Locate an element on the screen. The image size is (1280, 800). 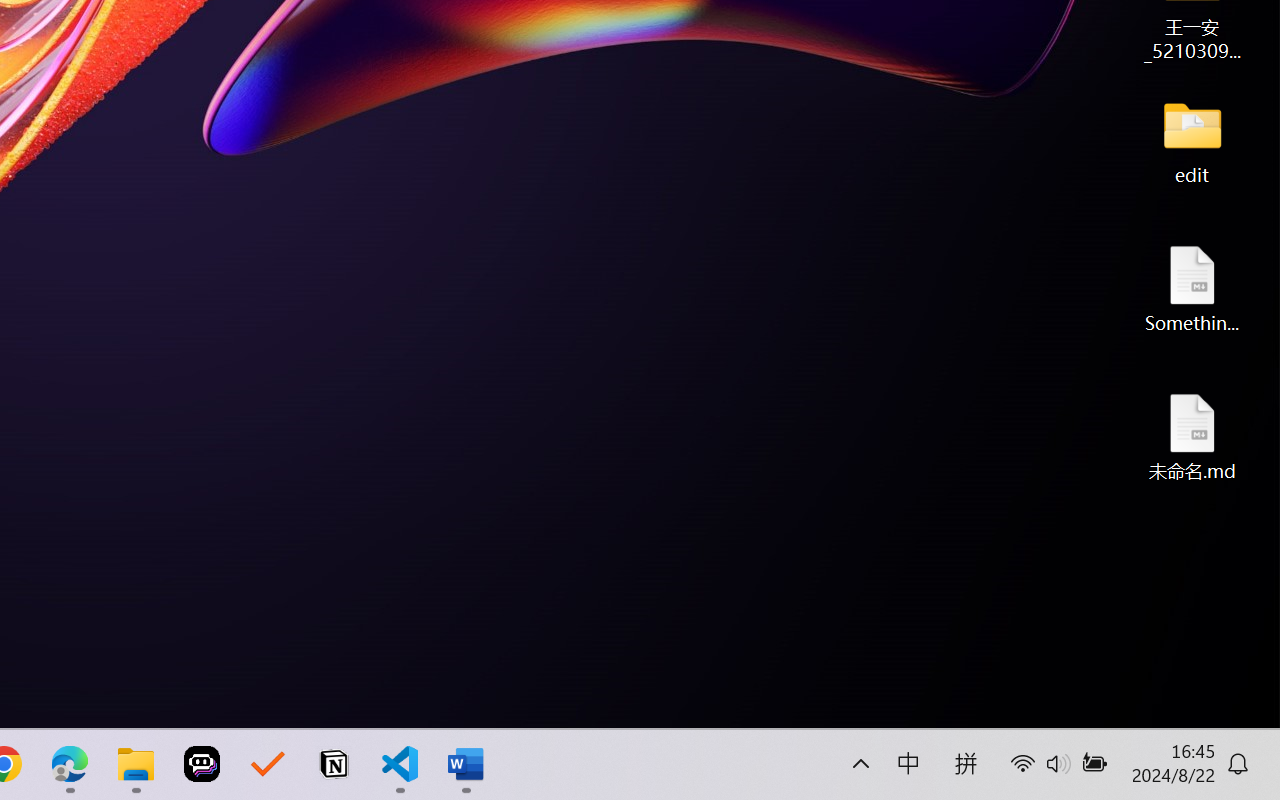
'Something.md' is located at coordinates (1192, 288).